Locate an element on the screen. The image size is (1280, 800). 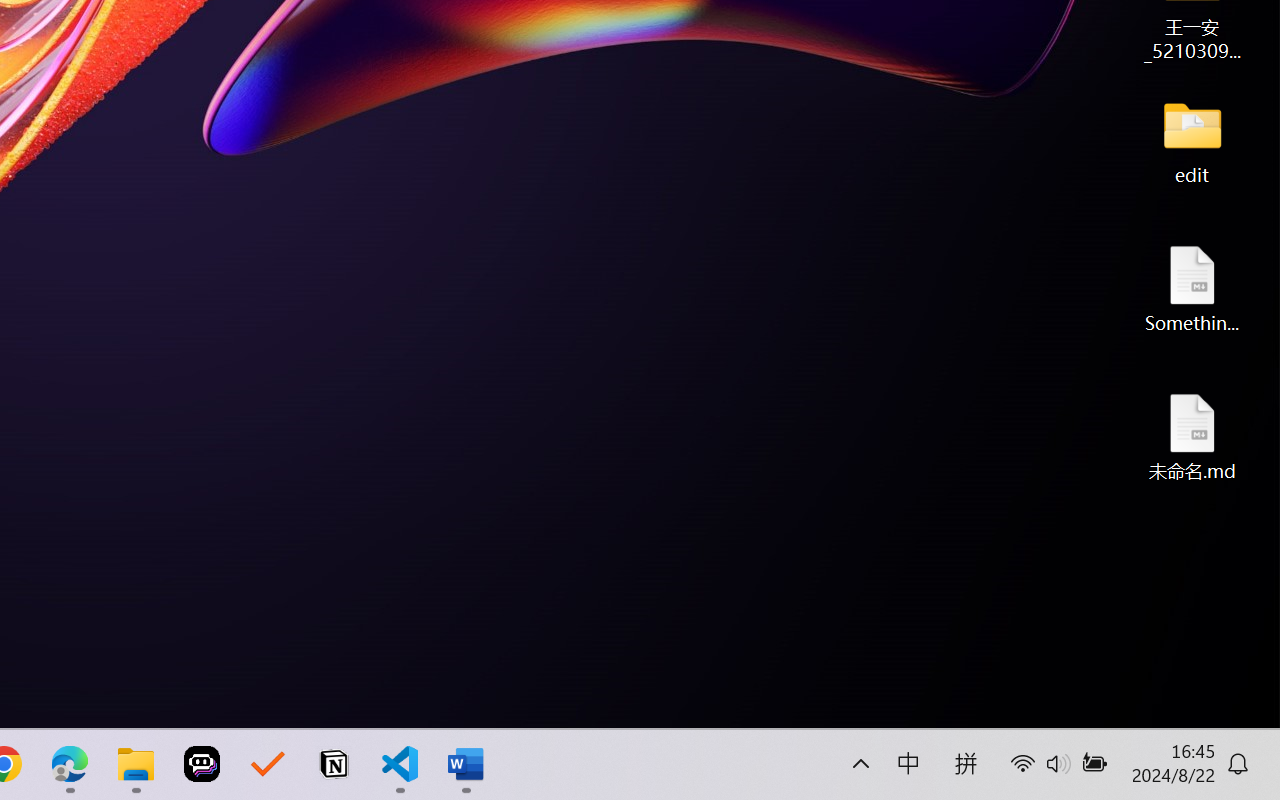
'Something.md' is located at coordinates (1192, 288).